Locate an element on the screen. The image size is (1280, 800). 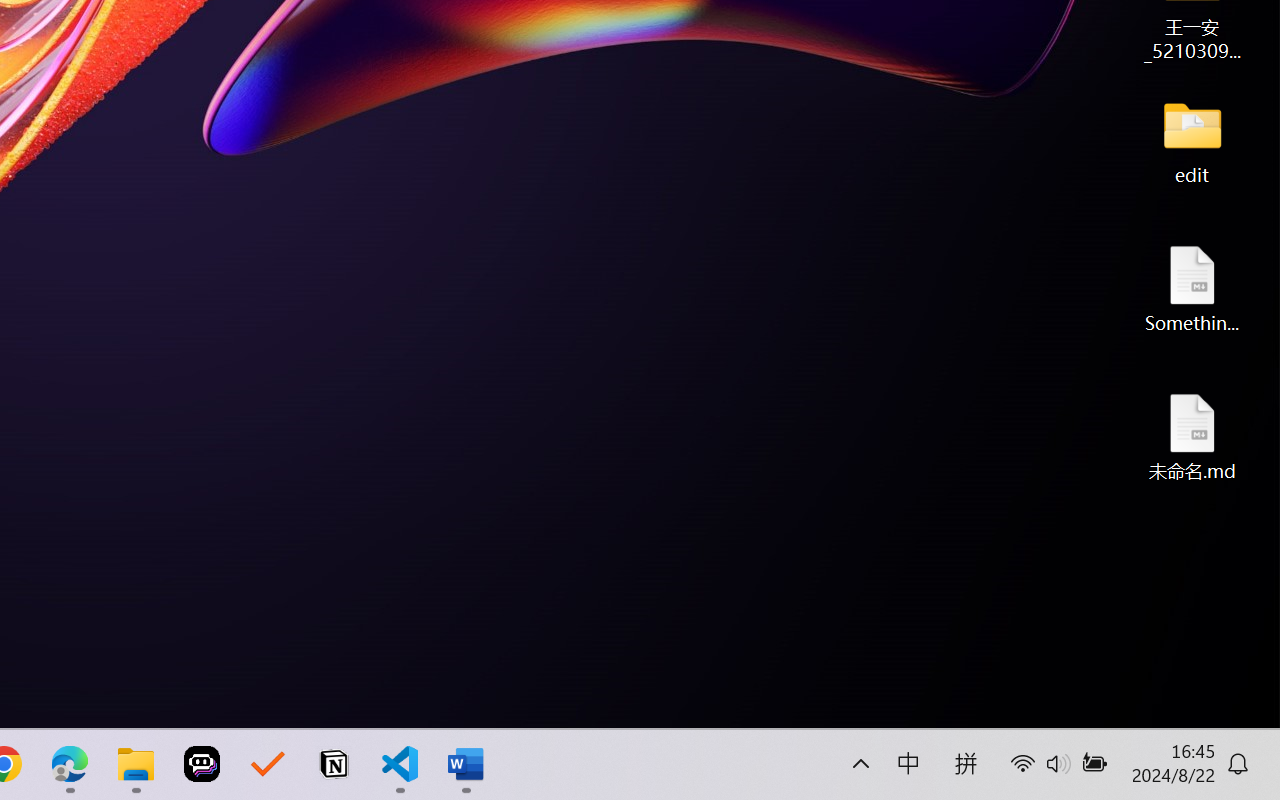
'Something.md' is located at coordinates (1192, 288).